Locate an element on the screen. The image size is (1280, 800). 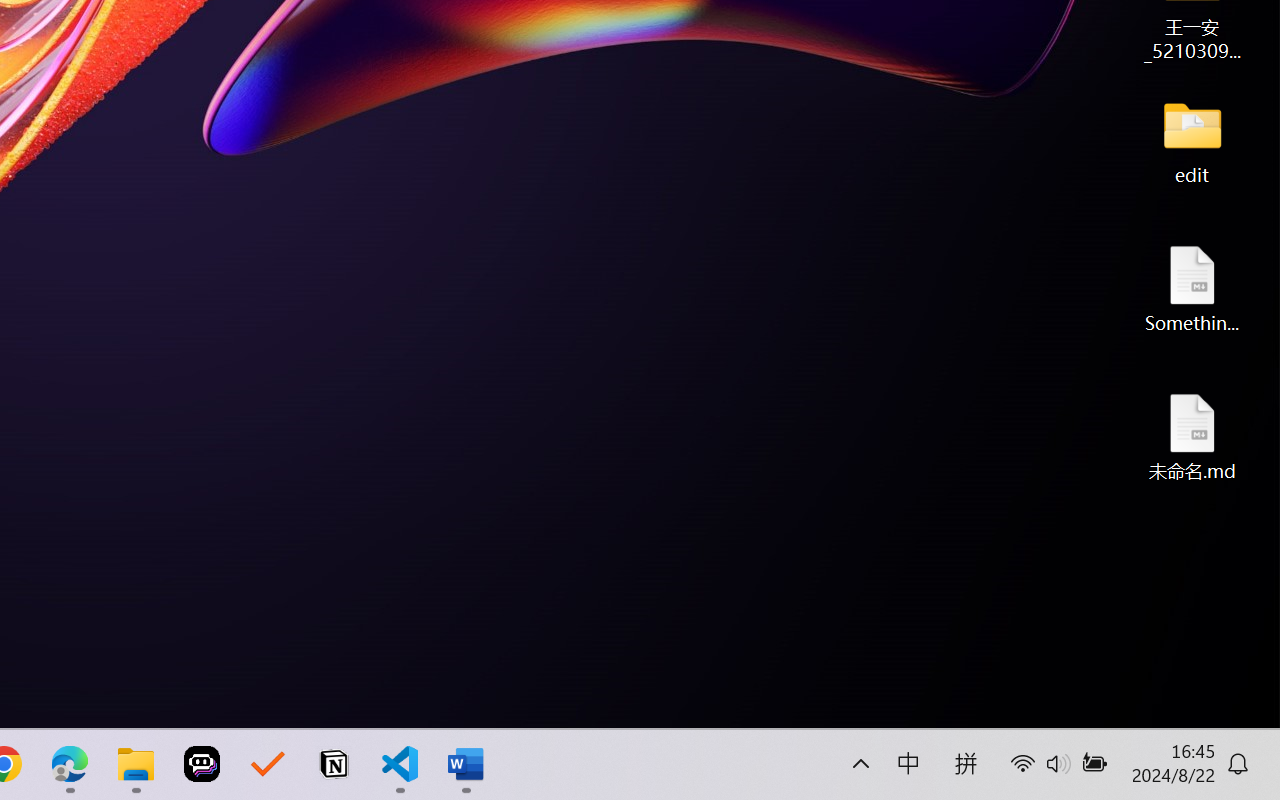
'Something.md' is located at coordinates (1192, 288).